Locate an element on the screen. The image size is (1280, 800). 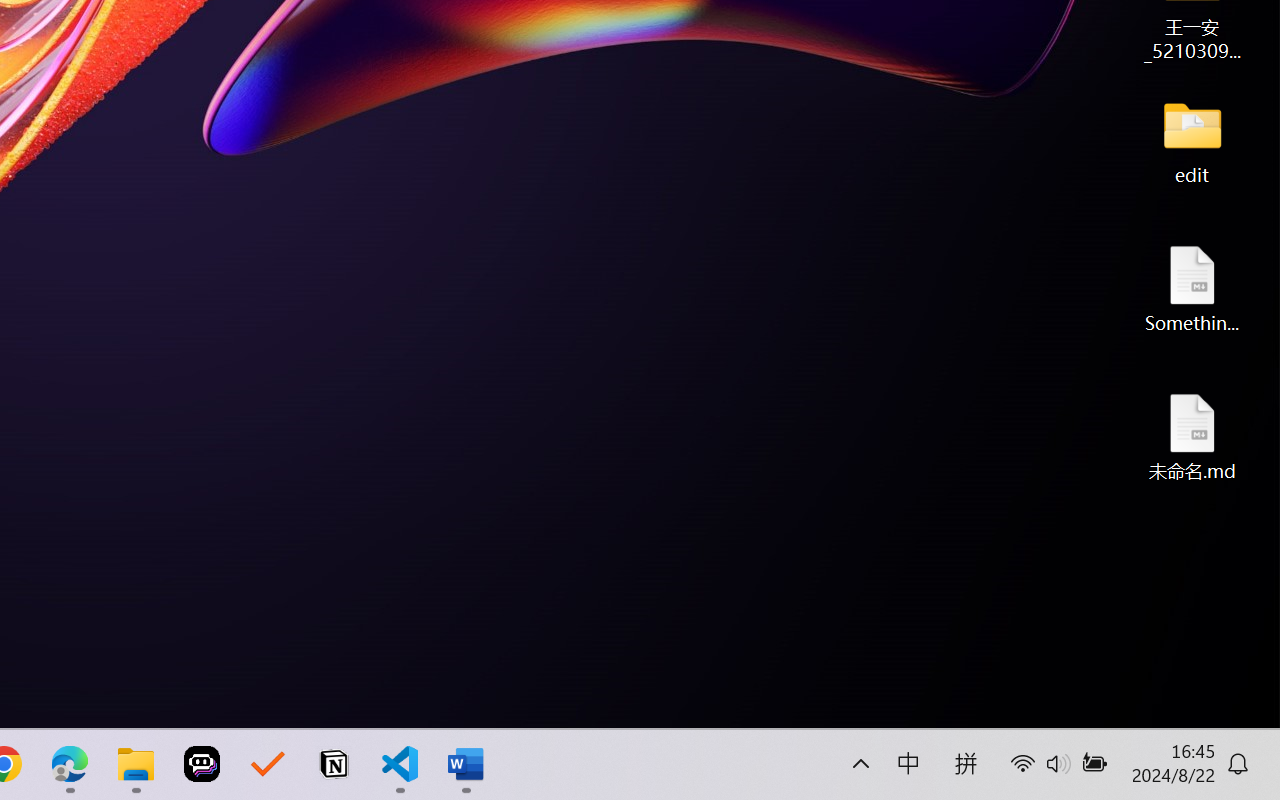
'Something.md' is located at coordinates (1192, 288).